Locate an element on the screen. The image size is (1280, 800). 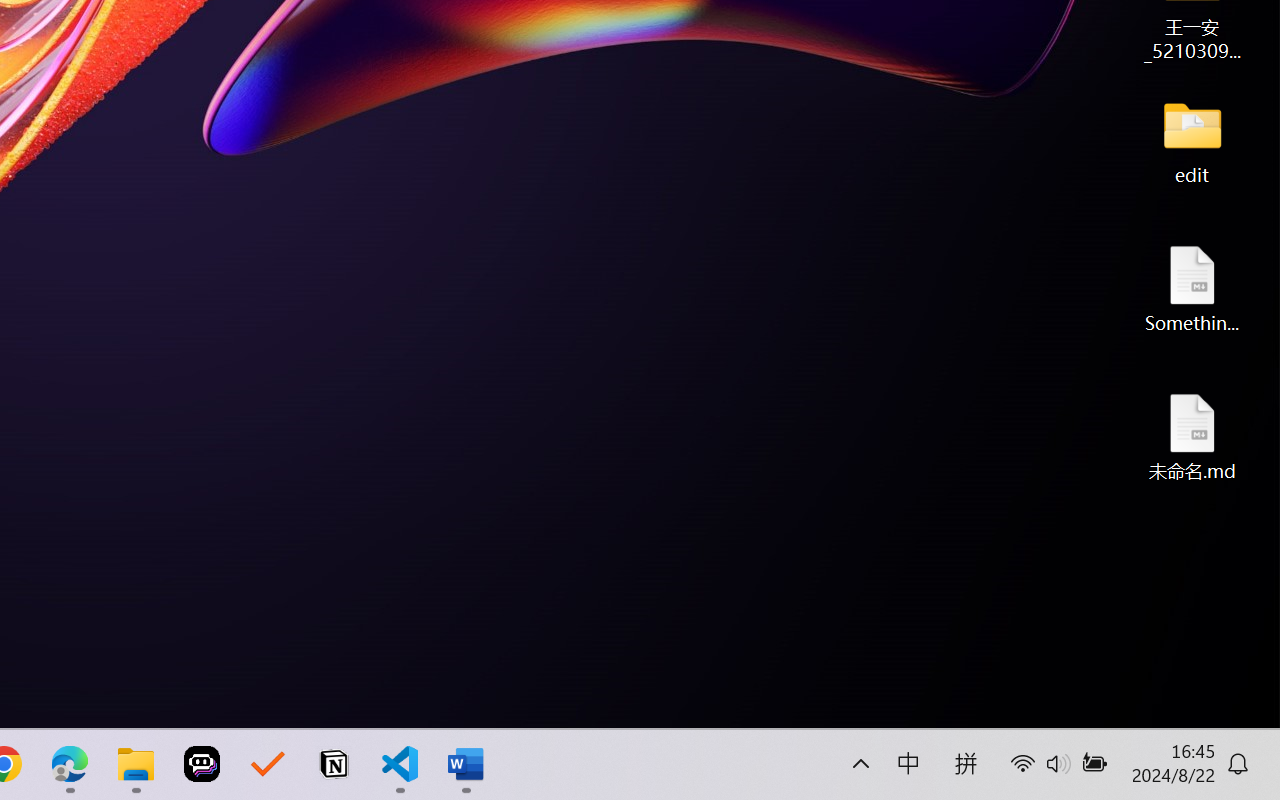
'Something.md' is located at coordinates (1192, 288).